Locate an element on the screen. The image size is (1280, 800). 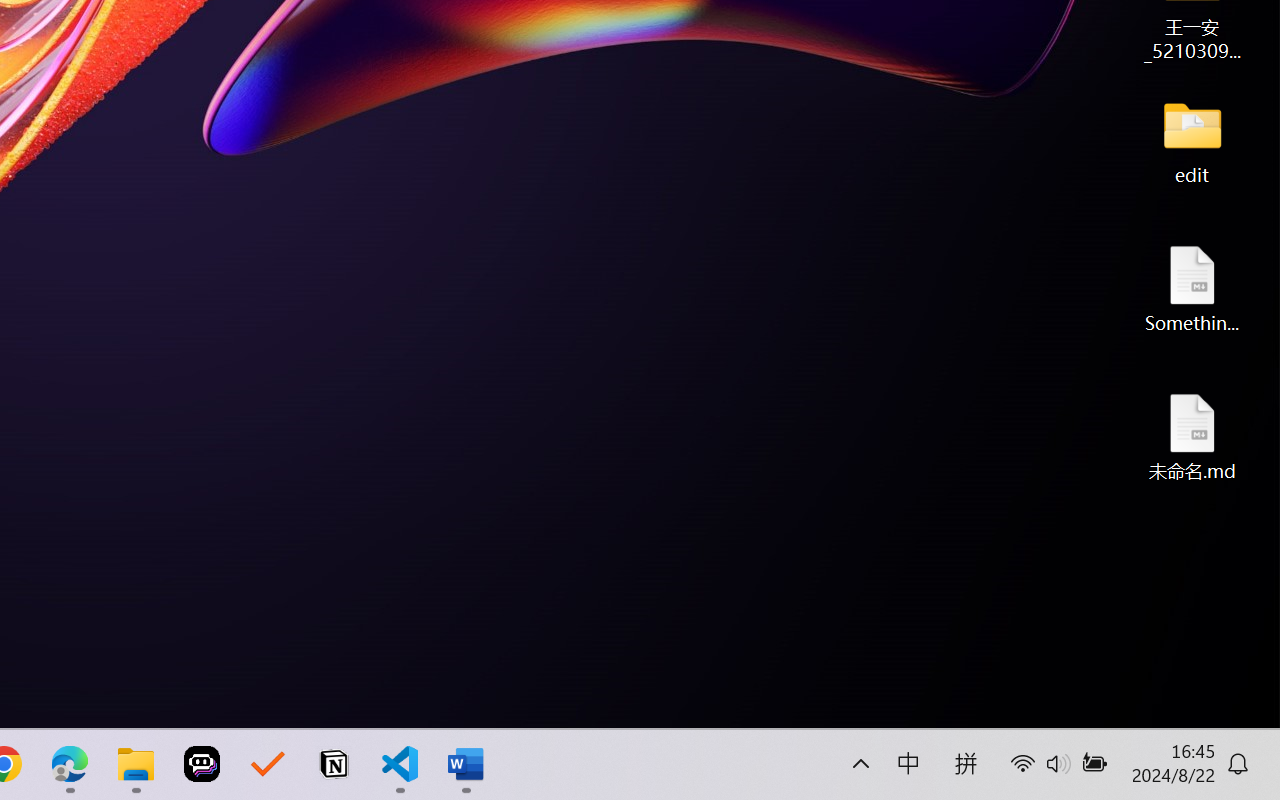
'Something.md' is located at coordinates (1192, 288).